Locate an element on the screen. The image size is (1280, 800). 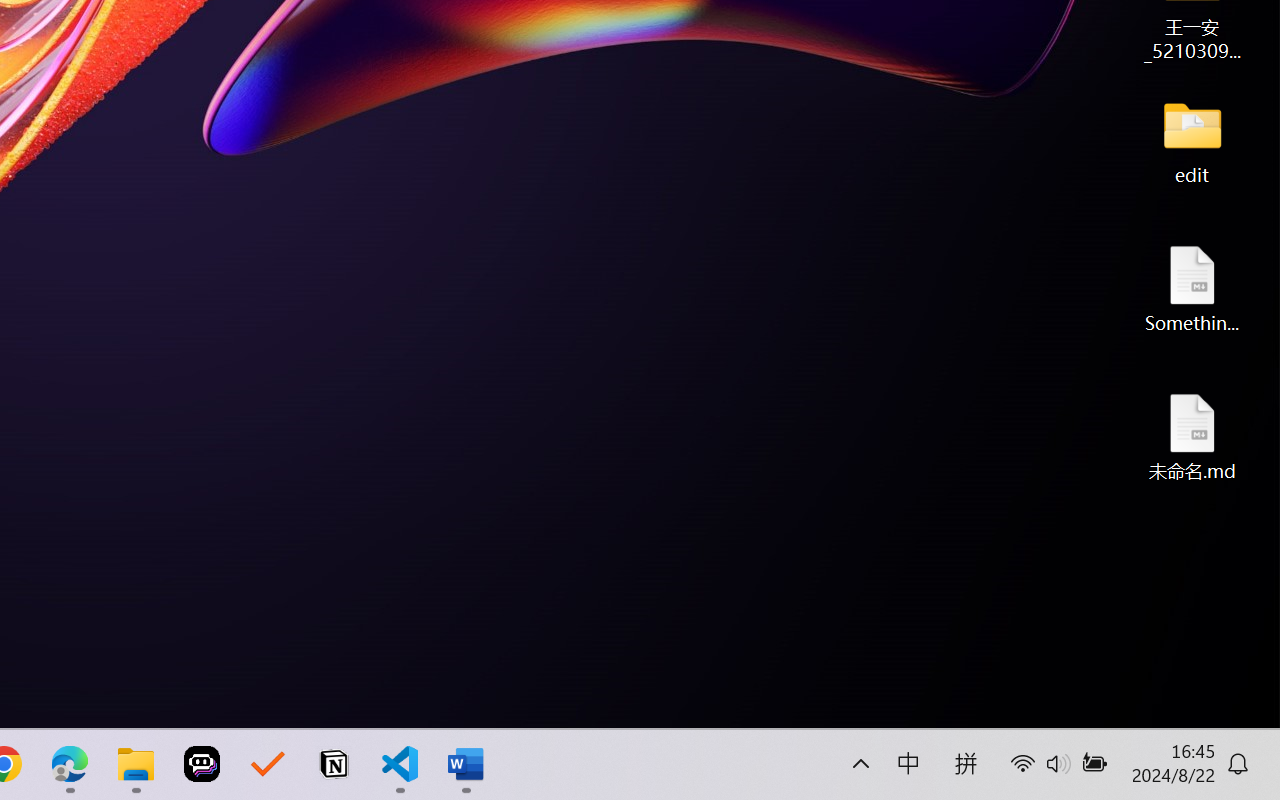
'Something.md' is located at coordinates (1192, 288).